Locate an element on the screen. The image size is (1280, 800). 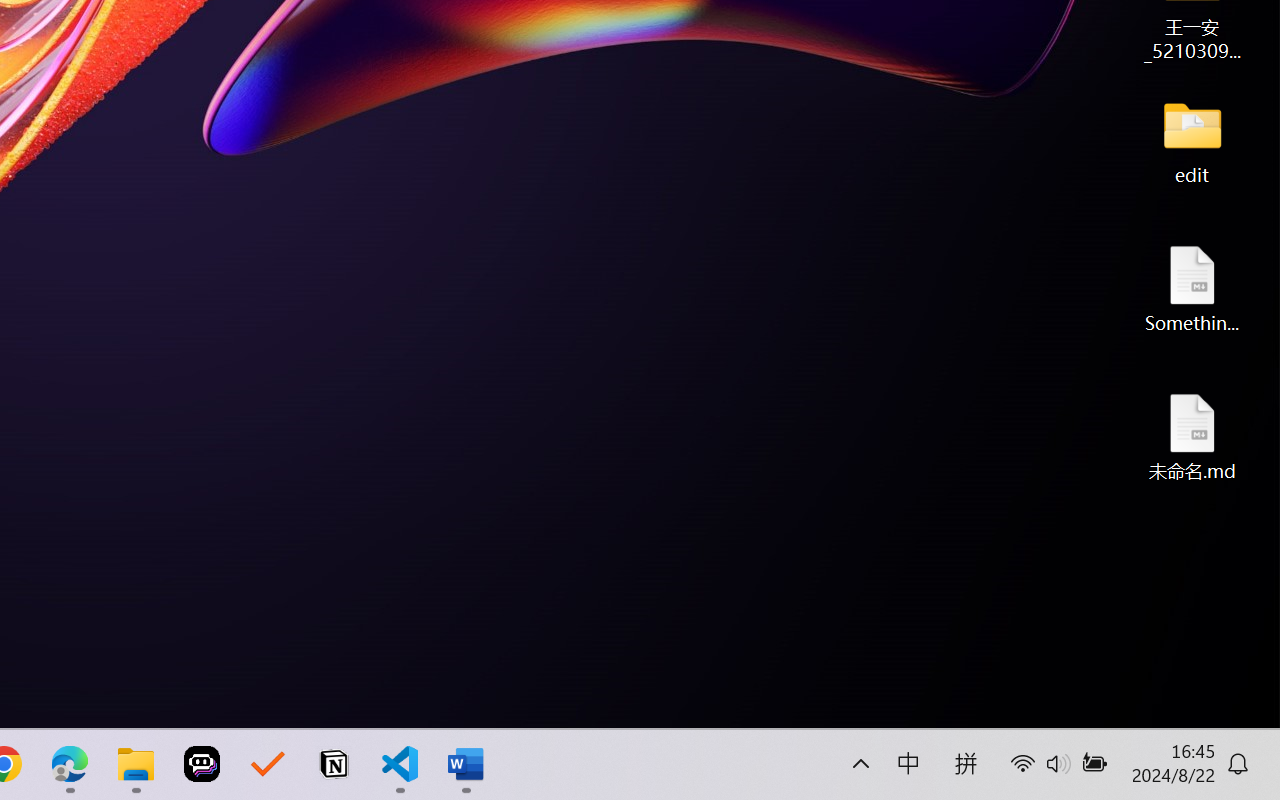
'Something.md' is located at coordinates (1192, 288).